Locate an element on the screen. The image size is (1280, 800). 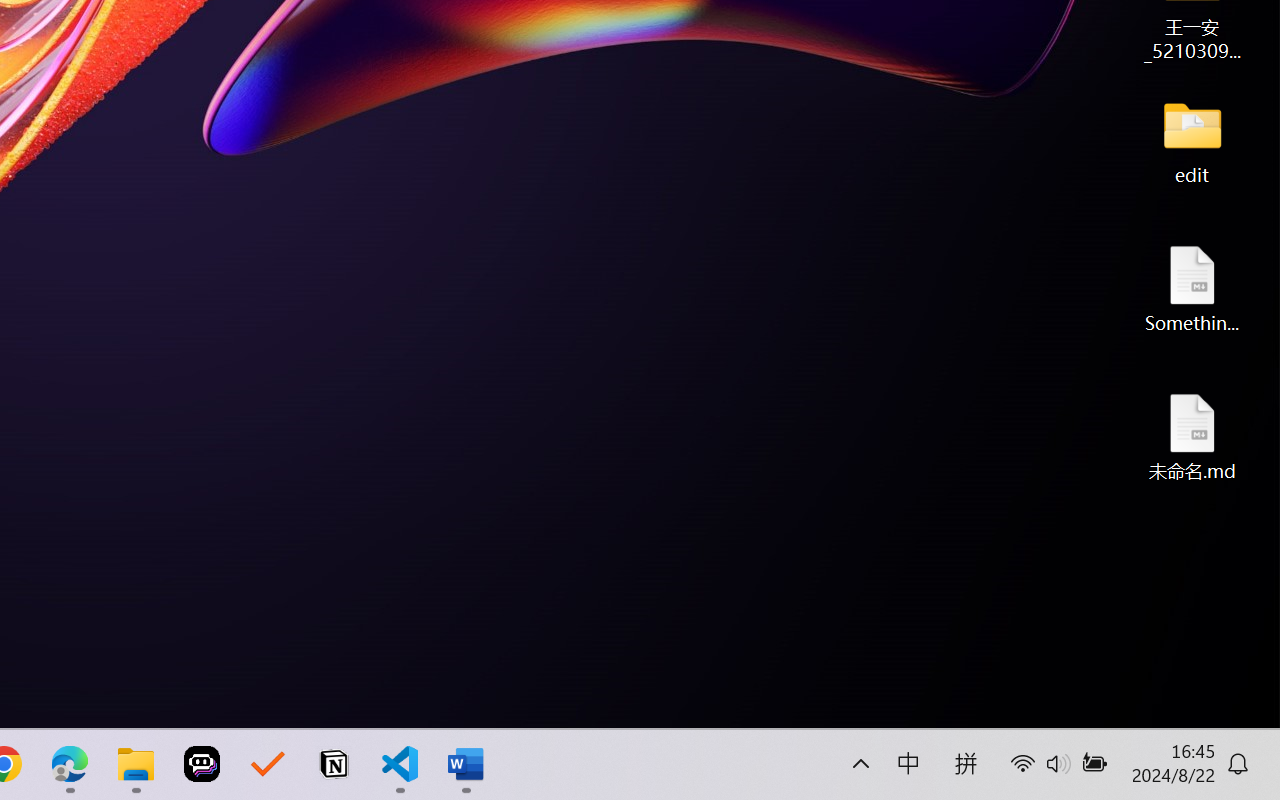
'Something.md' is located at coordinates (1192, 288).